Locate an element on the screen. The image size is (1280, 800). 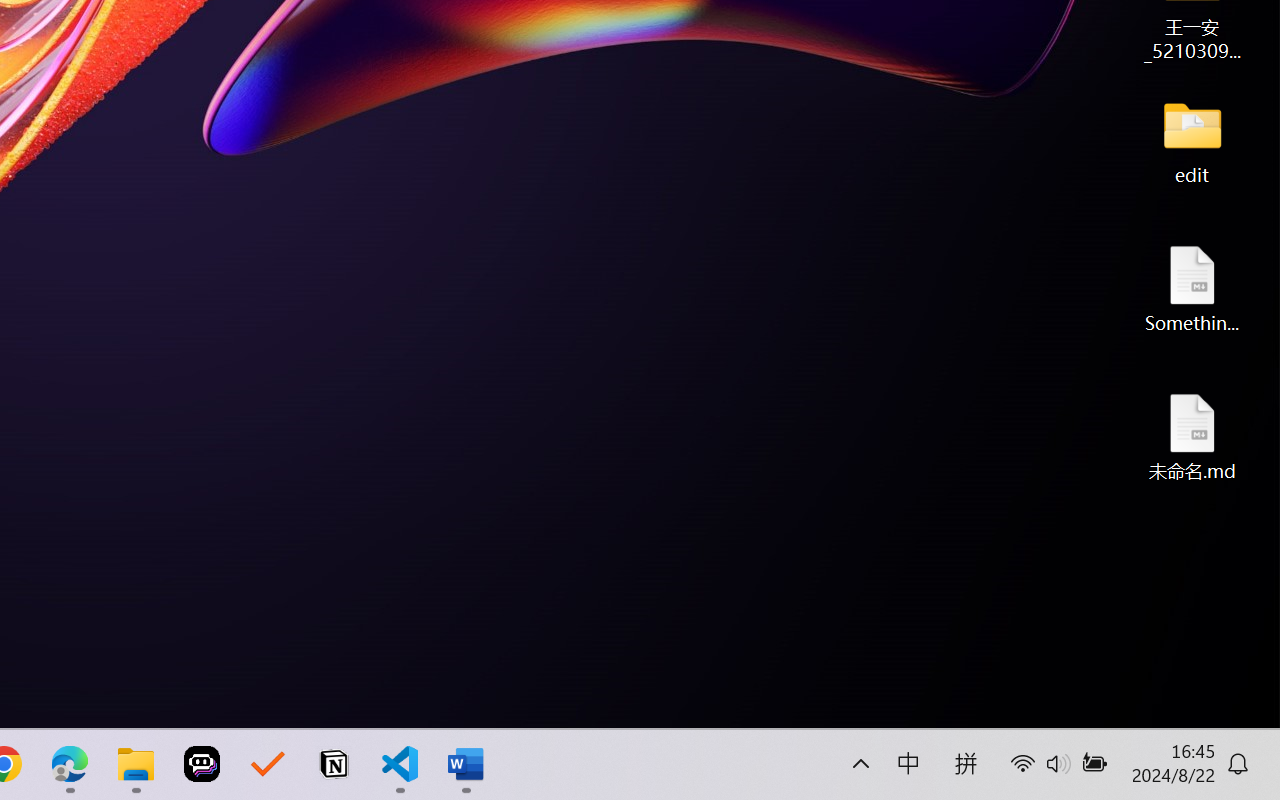
'Something.md' is located at coordinates (1192, 288).